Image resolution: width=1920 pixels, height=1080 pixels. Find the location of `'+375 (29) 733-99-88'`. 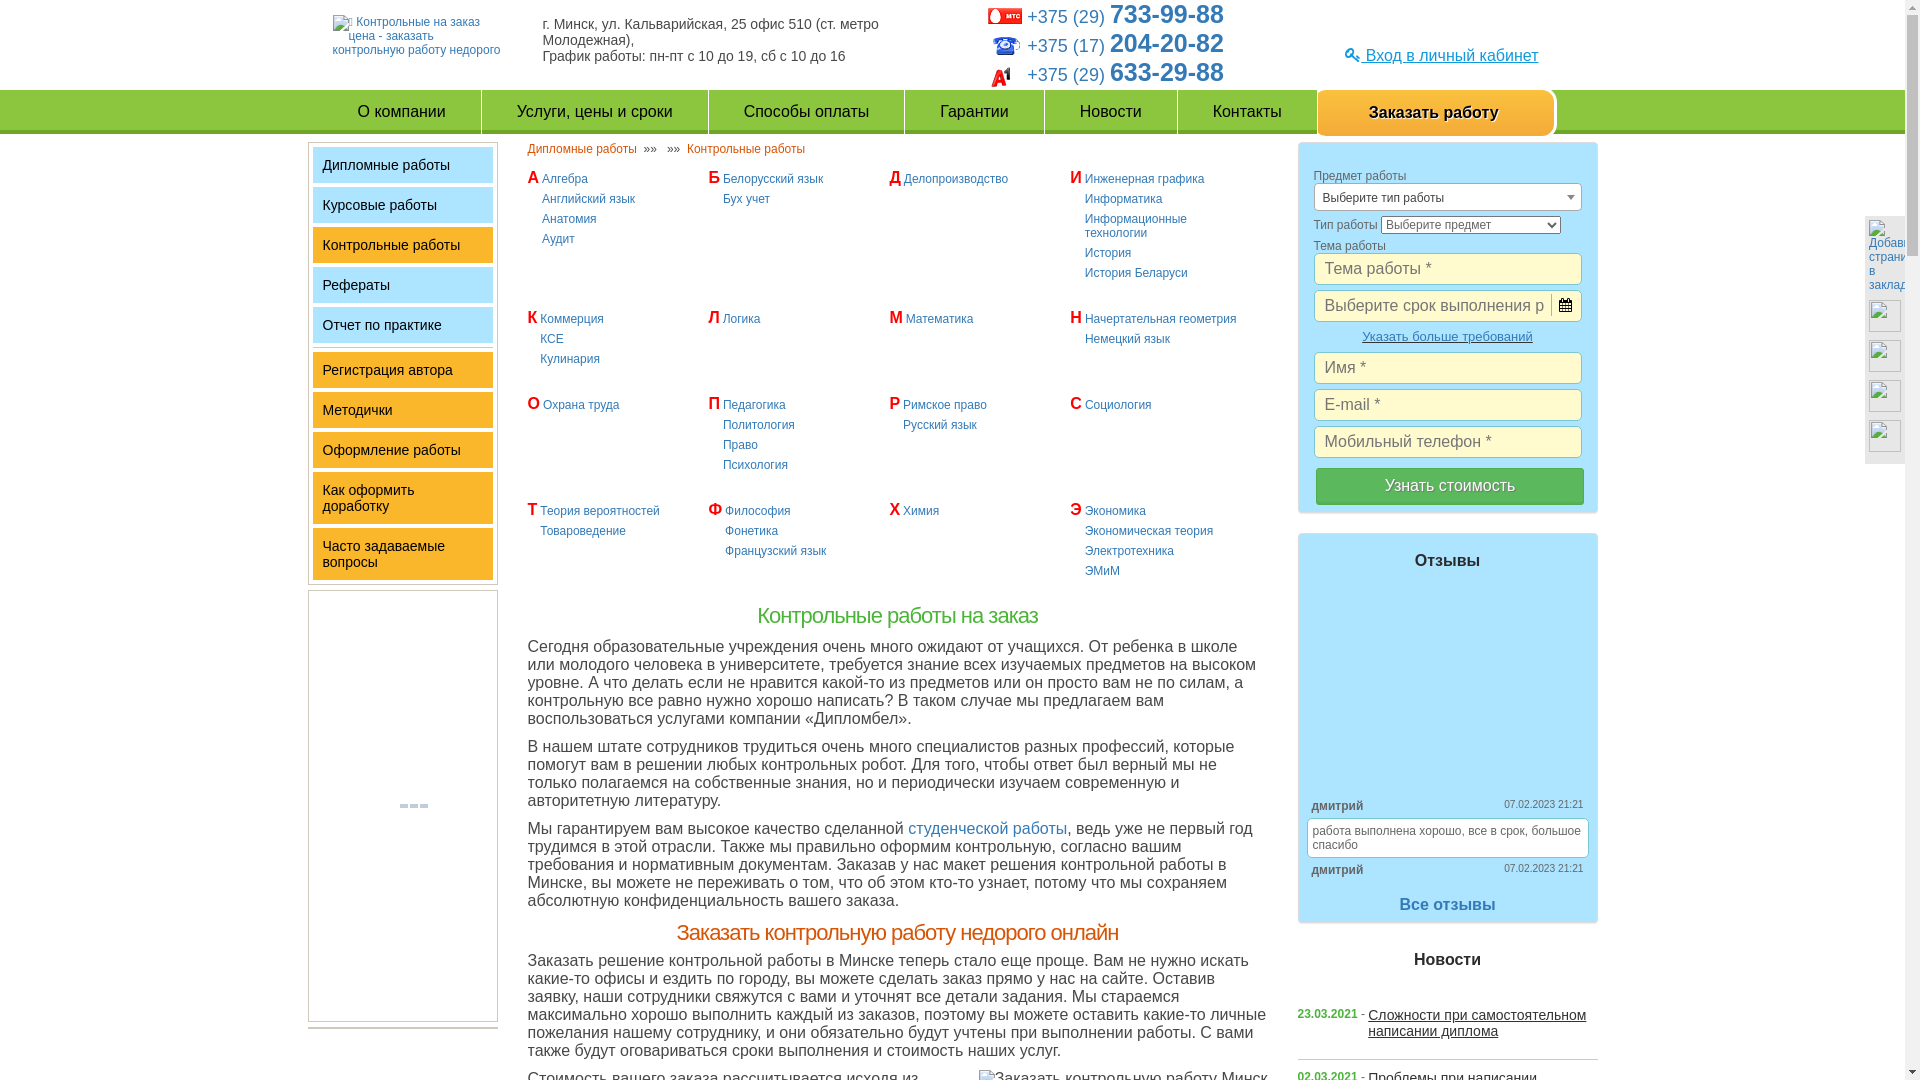

'+375 (29) 733-99-88' is located at coordinates (1125, 16).